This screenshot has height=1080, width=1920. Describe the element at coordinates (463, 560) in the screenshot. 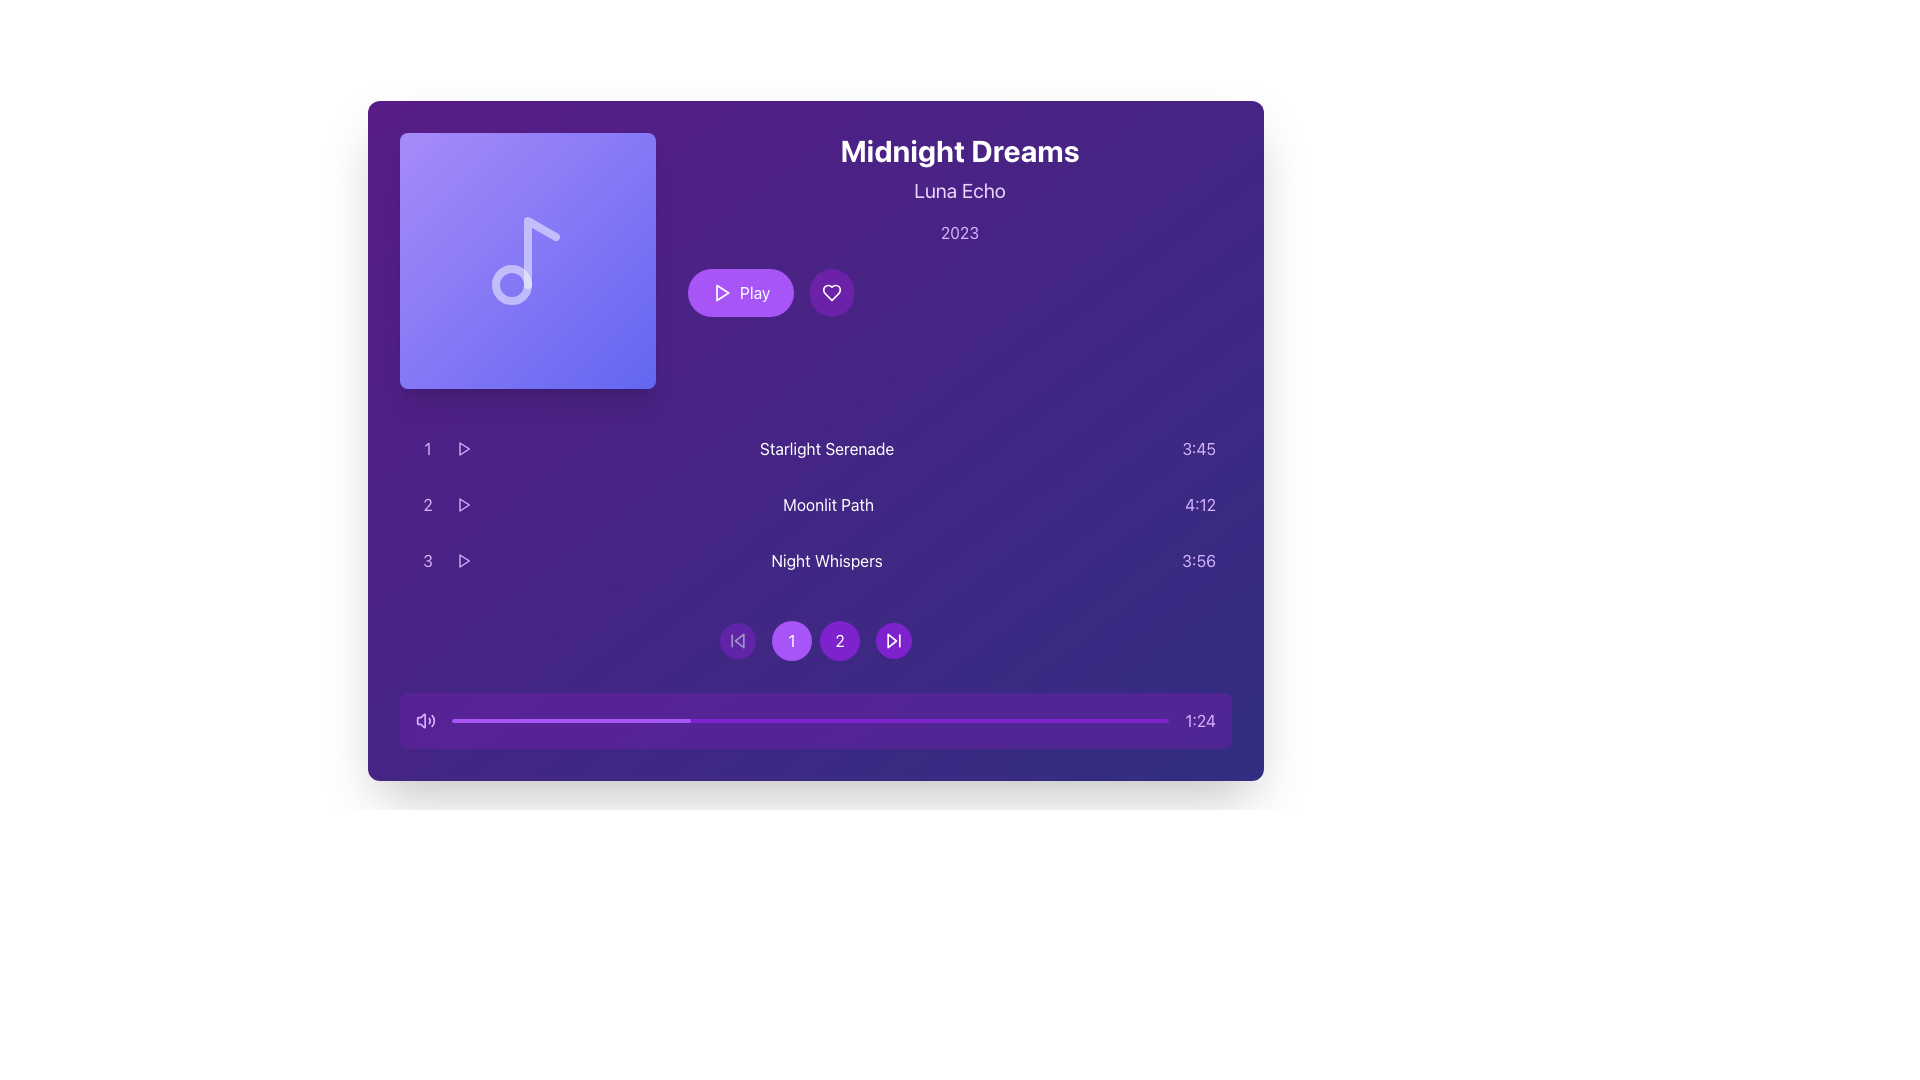

I see `the triangular play icon with a purple outline located next to the number '3' in the track list` at that location.